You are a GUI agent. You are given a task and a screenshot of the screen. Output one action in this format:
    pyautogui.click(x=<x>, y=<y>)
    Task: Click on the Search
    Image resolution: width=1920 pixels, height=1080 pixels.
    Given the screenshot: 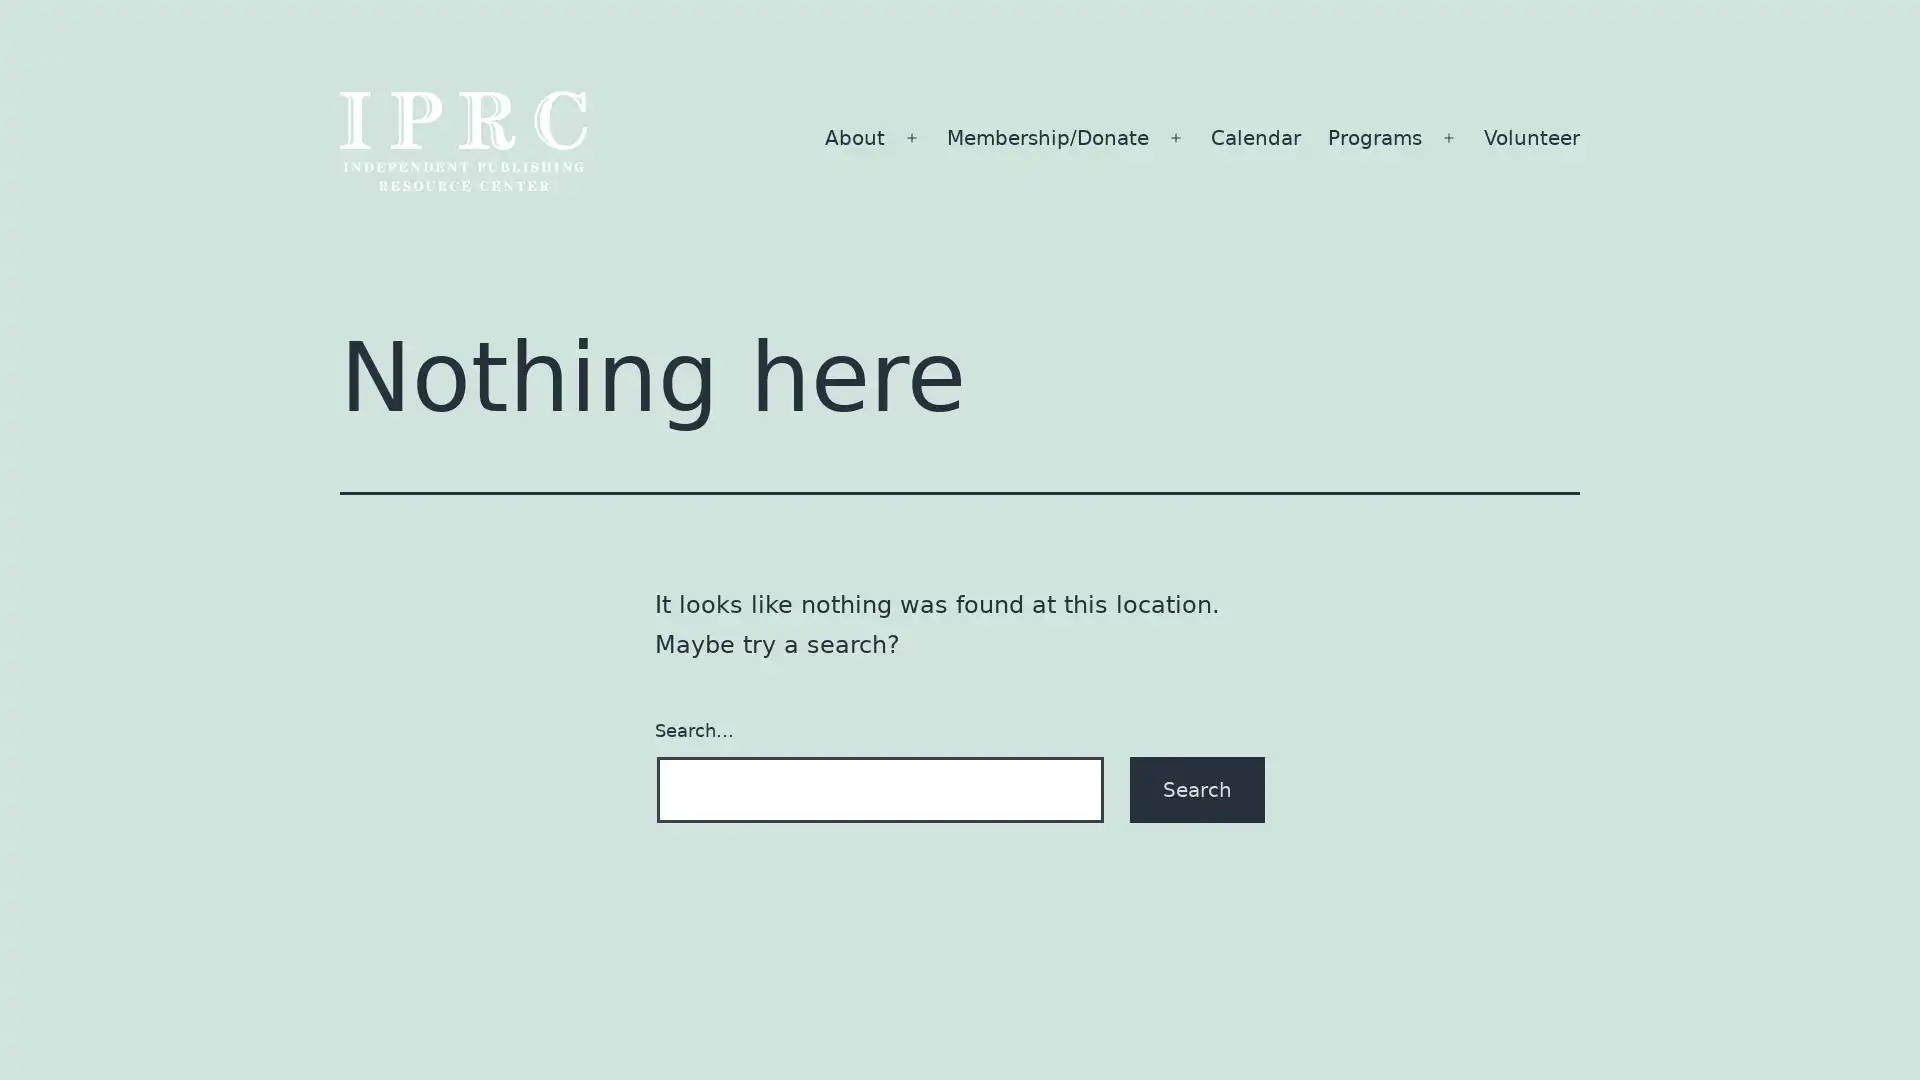 What is the action you would take?
    pyautogui.click(x=1197, y=788)
    